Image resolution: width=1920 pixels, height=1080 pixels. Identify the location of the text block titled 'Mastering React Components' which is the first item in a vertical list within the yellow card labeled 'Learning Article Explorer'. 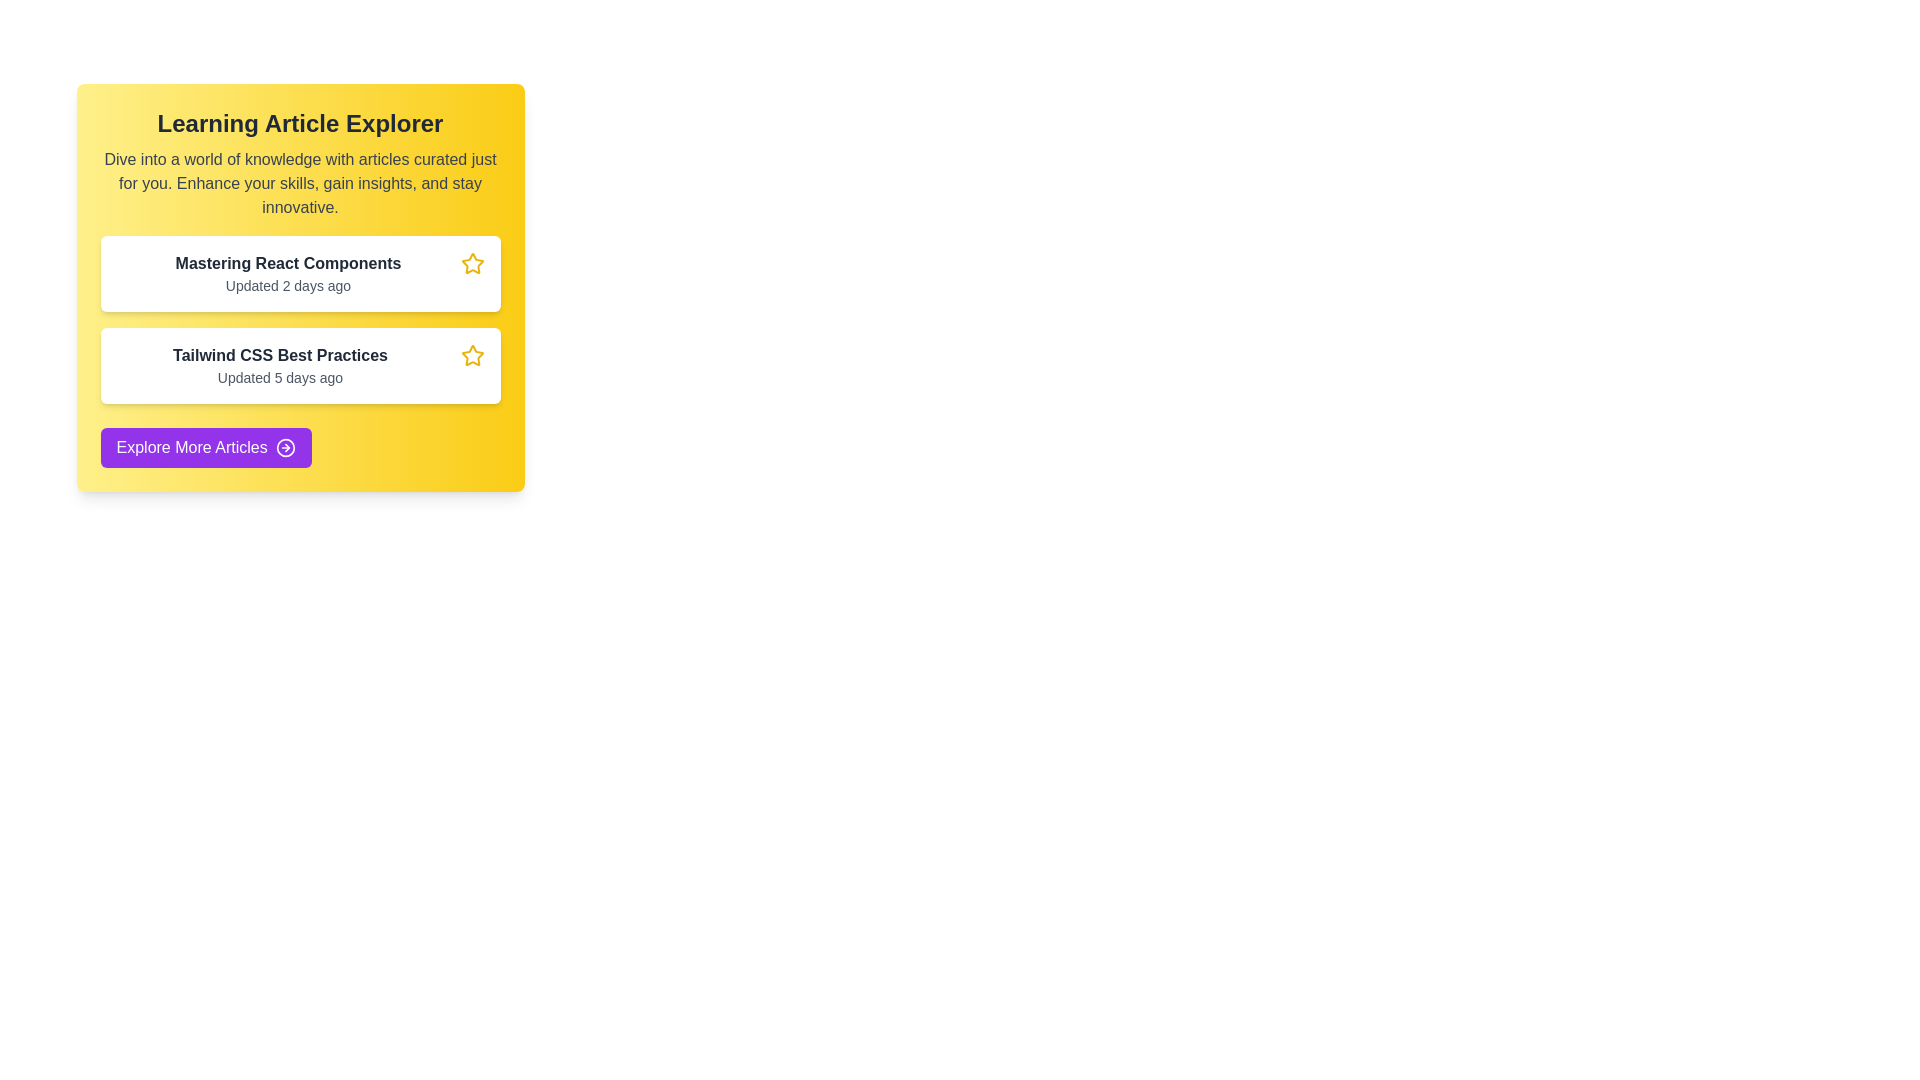
(287, 273).